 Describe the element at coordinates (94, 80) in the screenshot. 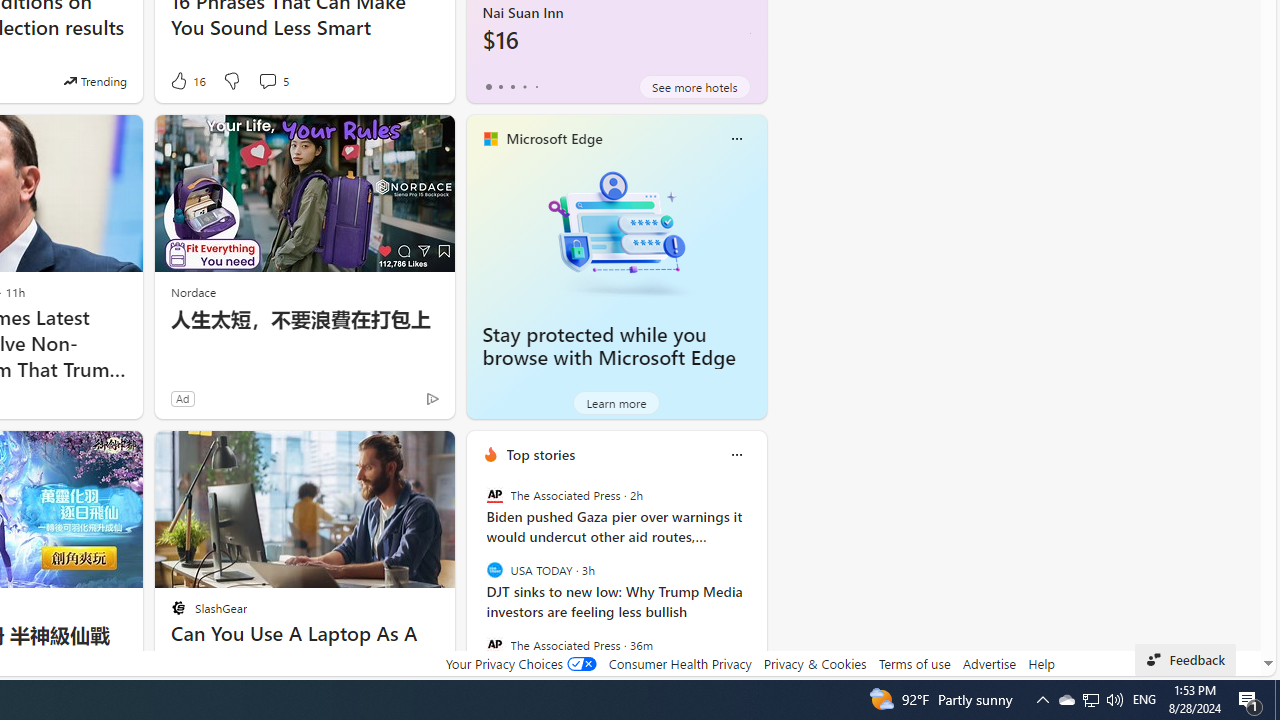

I see `'This story is trending'` at that location.